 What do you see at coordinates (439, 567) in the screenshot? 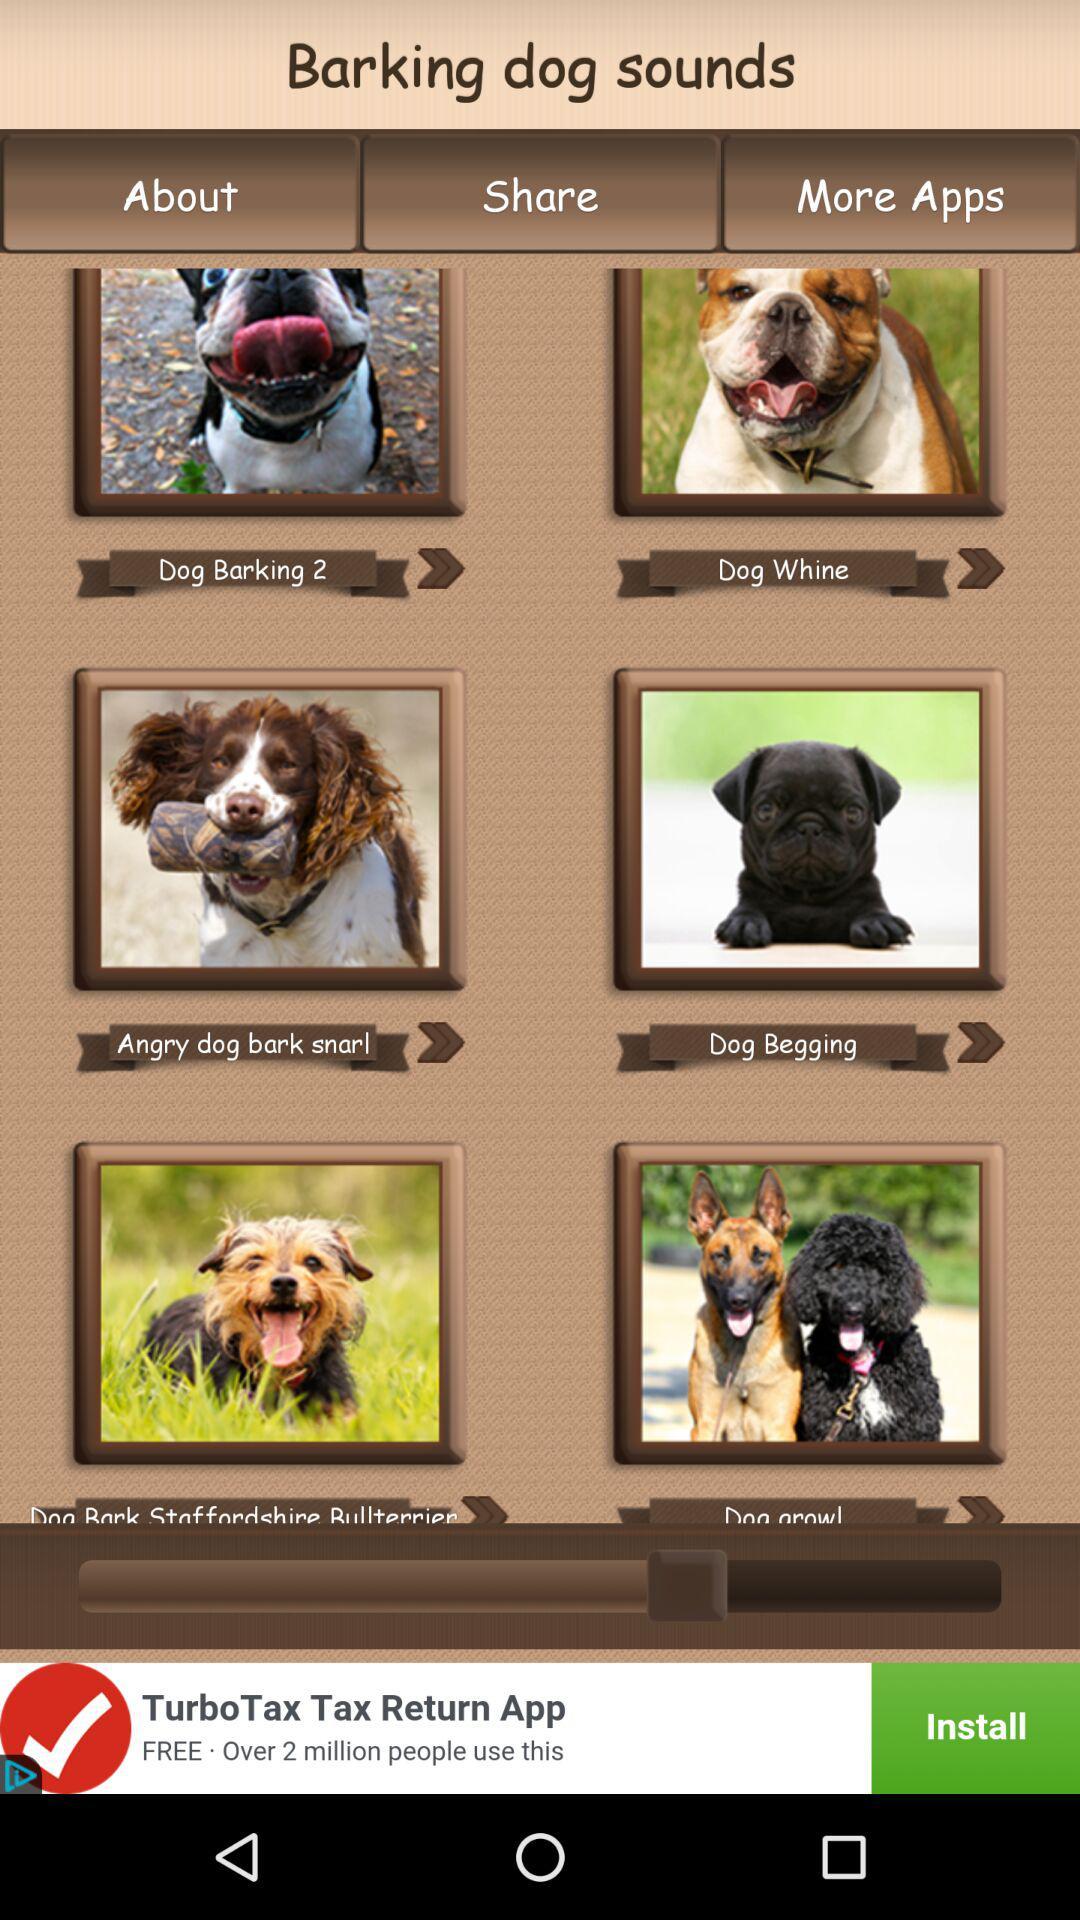
I see `next` at bounding box center [439, 567].